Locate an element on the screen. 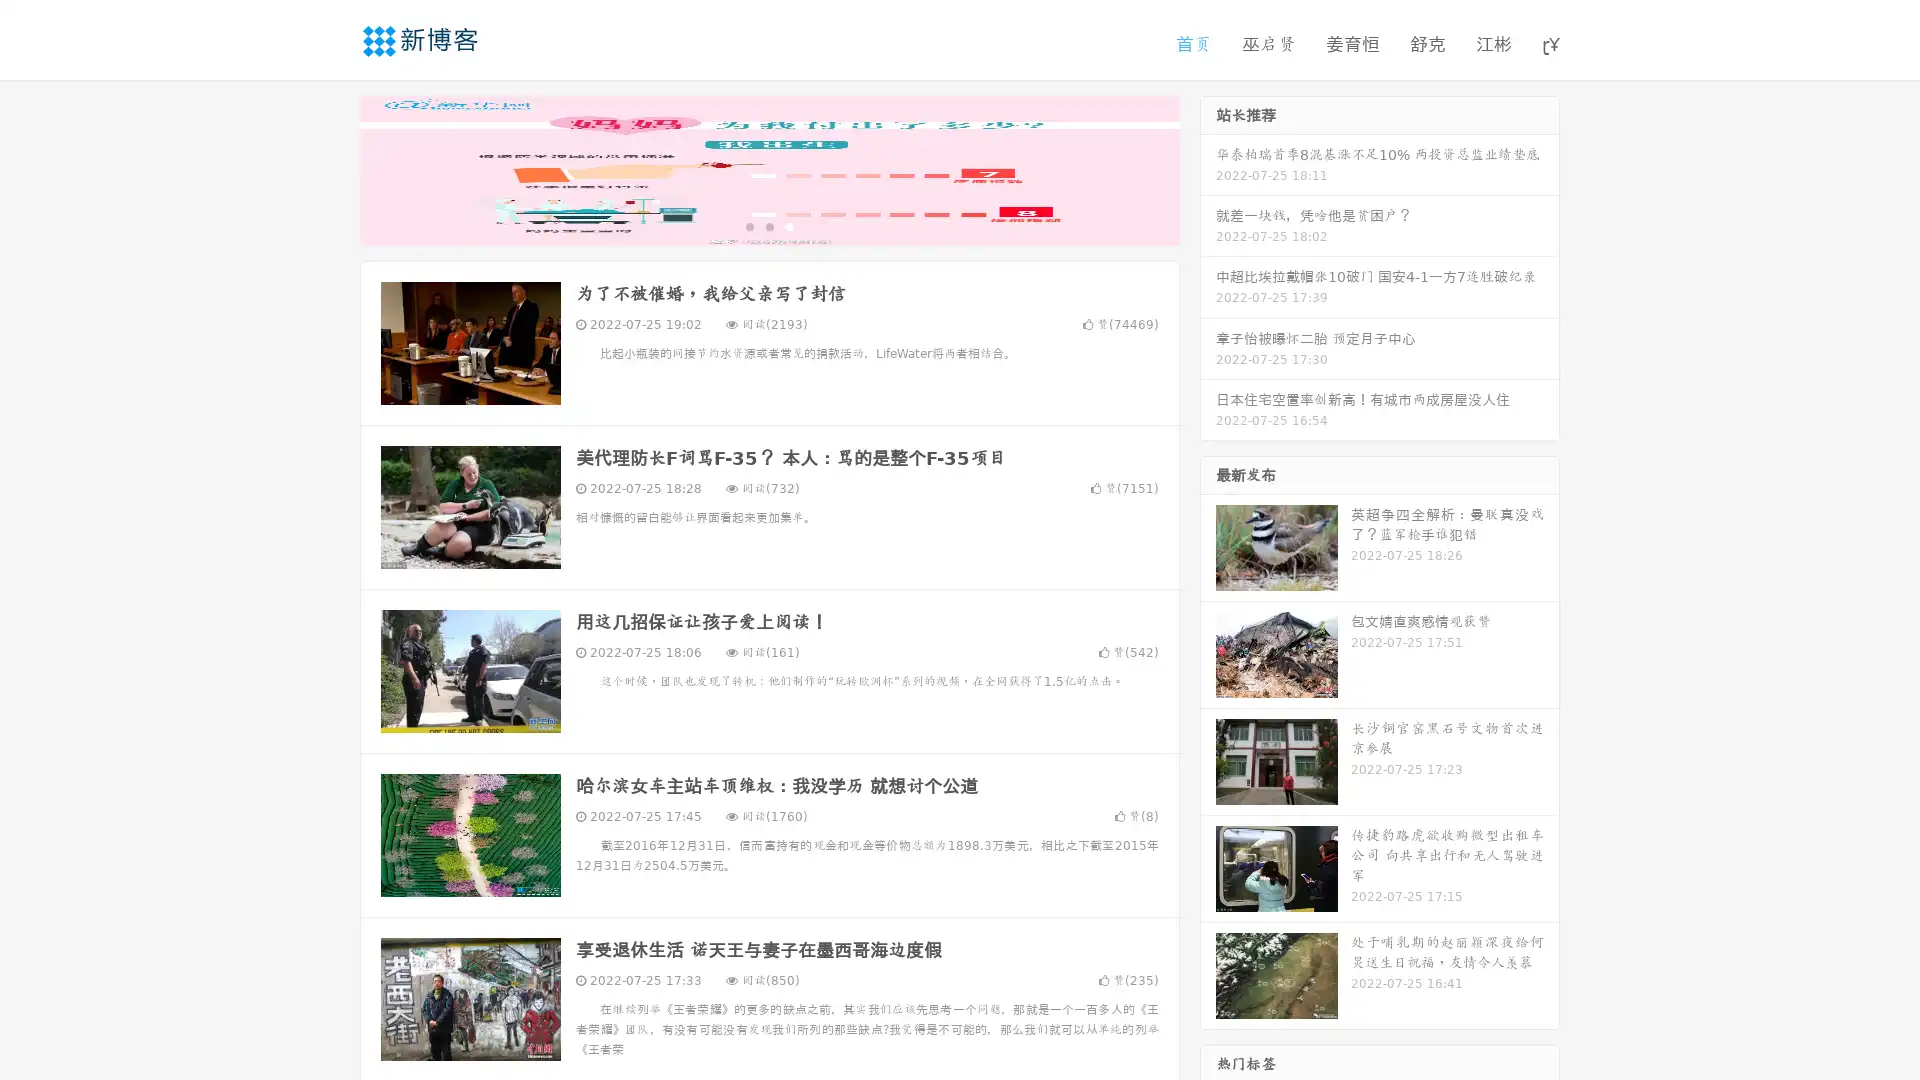  Go to slide 1 is located at coordinates (748, 225).